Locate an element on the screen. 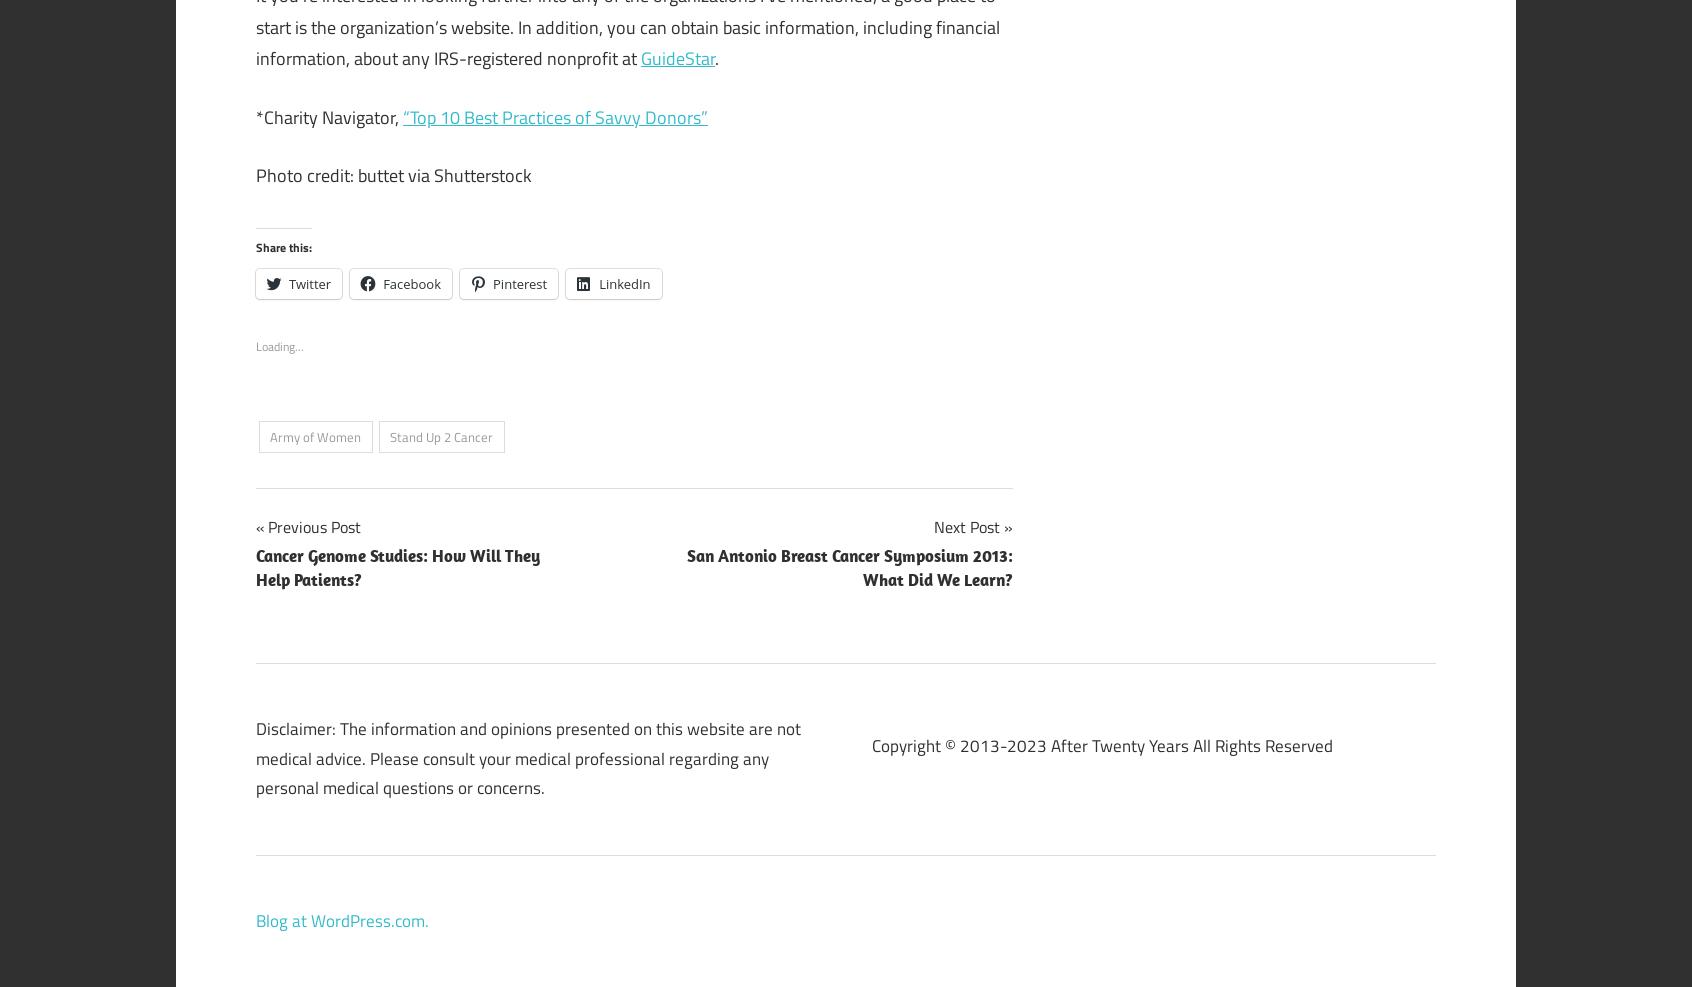 The height and width of the screenshot is (987, 1692). '.' is located at coordinates (716, 57).